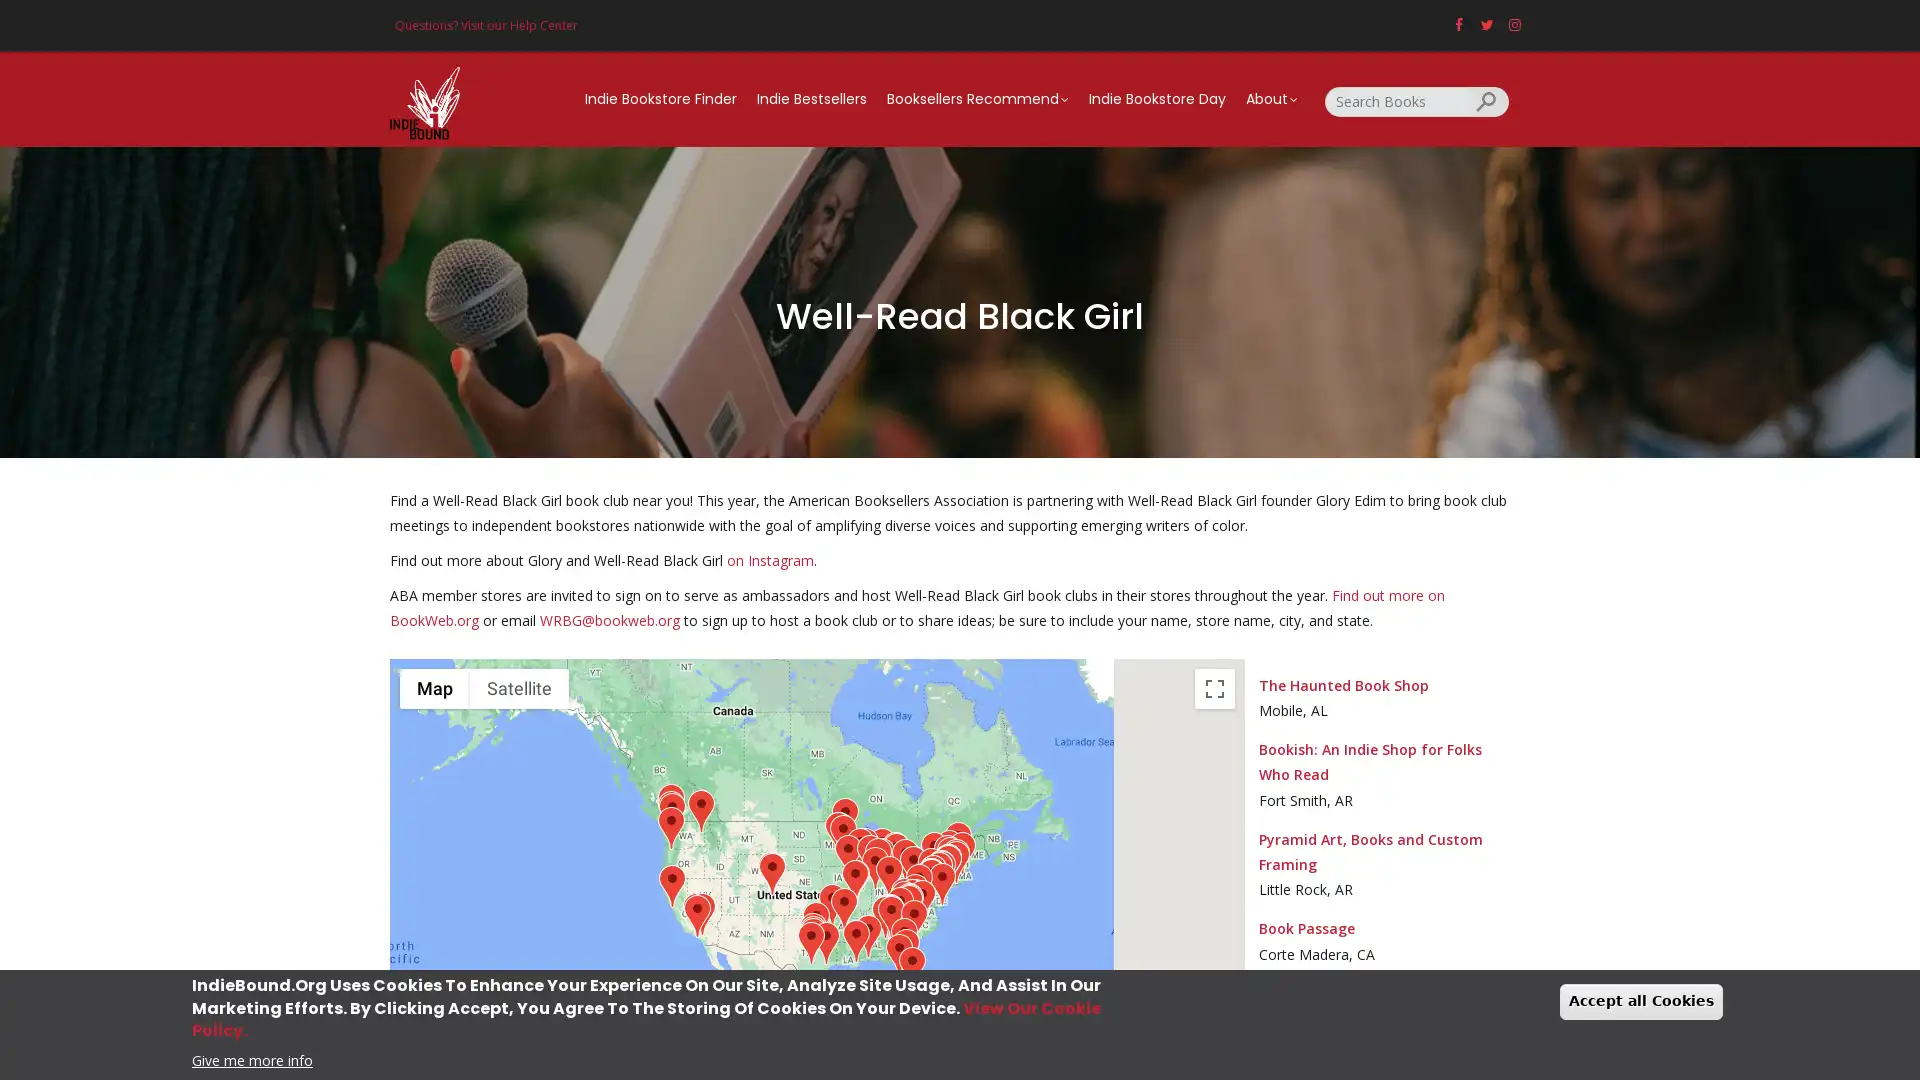  What do you see at coordinates (931, 874) in the screenshot?
I see `Greedy Reads Remington` at bounding box center [931, 874].